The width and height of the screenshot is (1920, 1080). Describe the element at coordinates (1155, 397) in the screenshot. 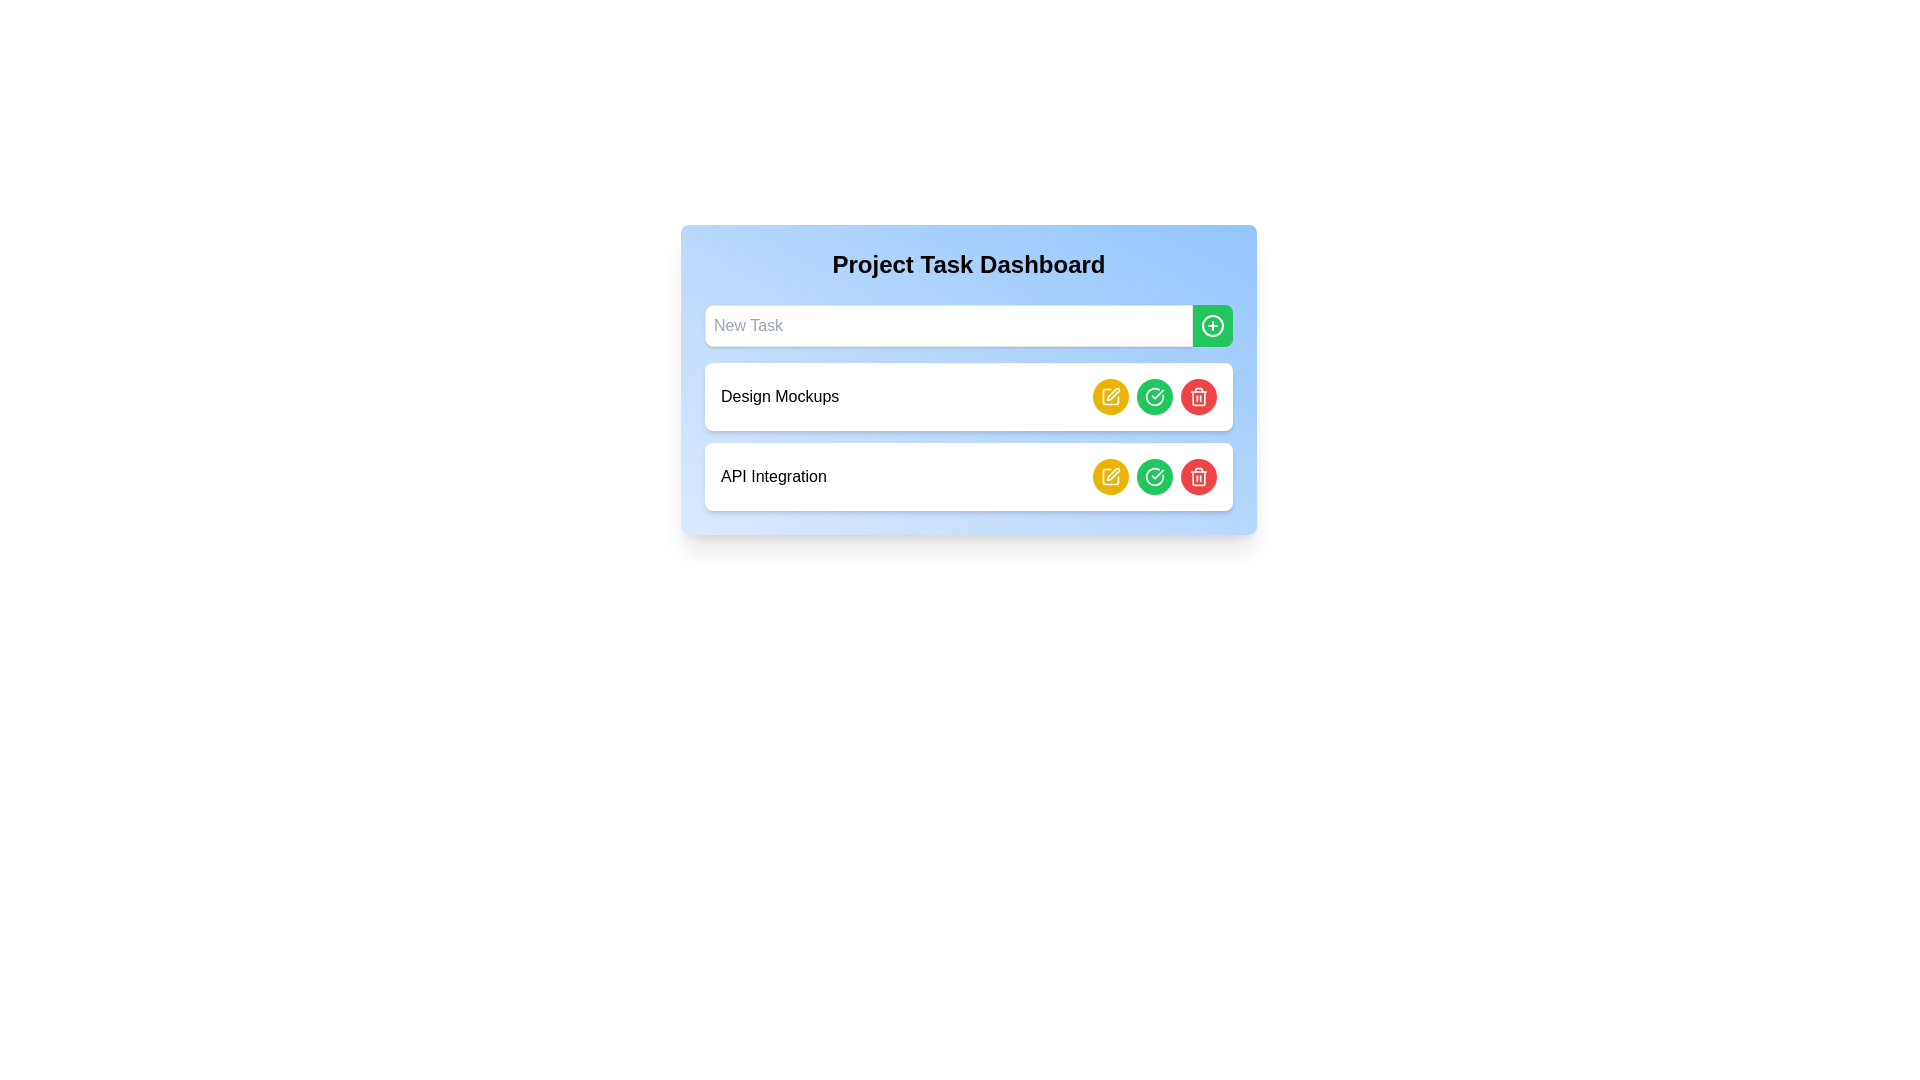

I see `the 'confirm' icon button, which is the second button in the task row for 'API Integration', to mark the task as completed` at that location.